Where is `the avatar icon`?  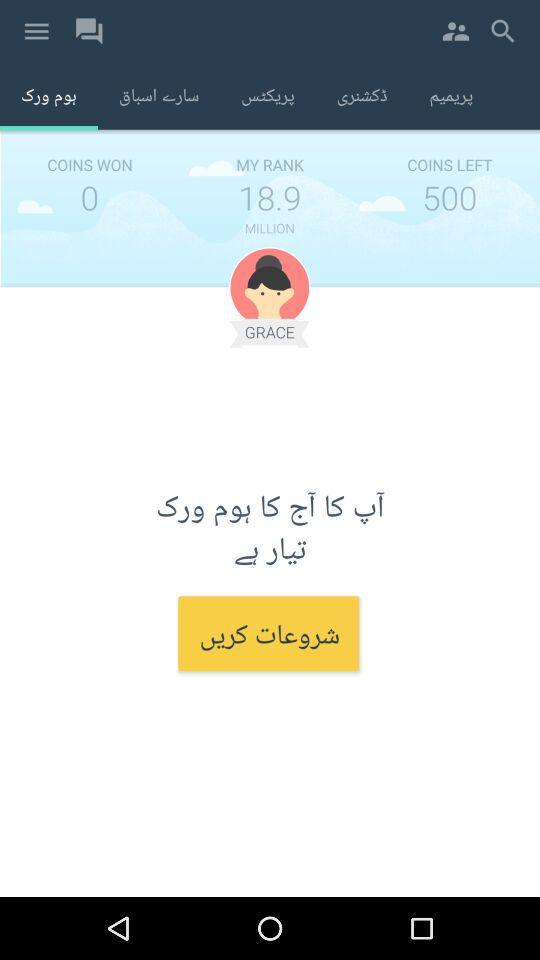
the avatar icon is located at coordinates (269, 307).